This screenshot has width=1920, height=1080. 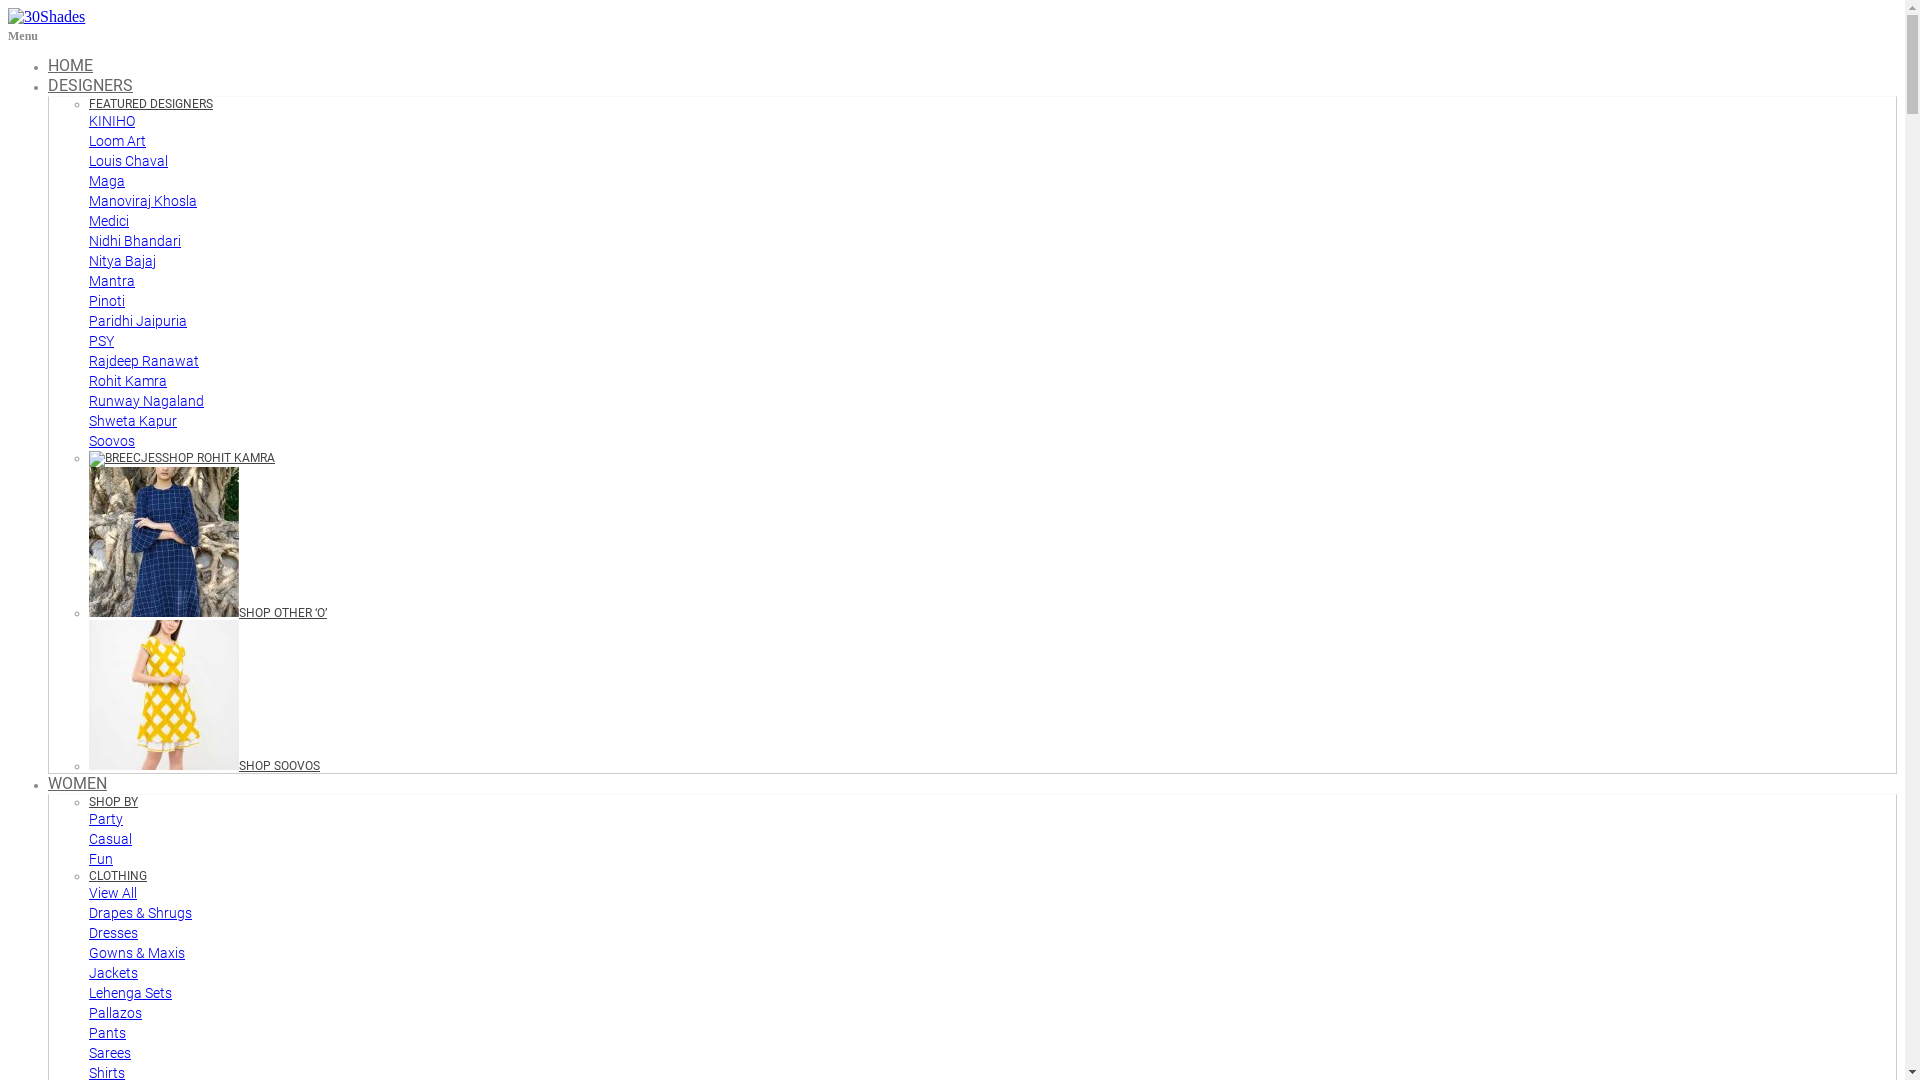 I want to click on 'View All', so click(x=88, y=892).